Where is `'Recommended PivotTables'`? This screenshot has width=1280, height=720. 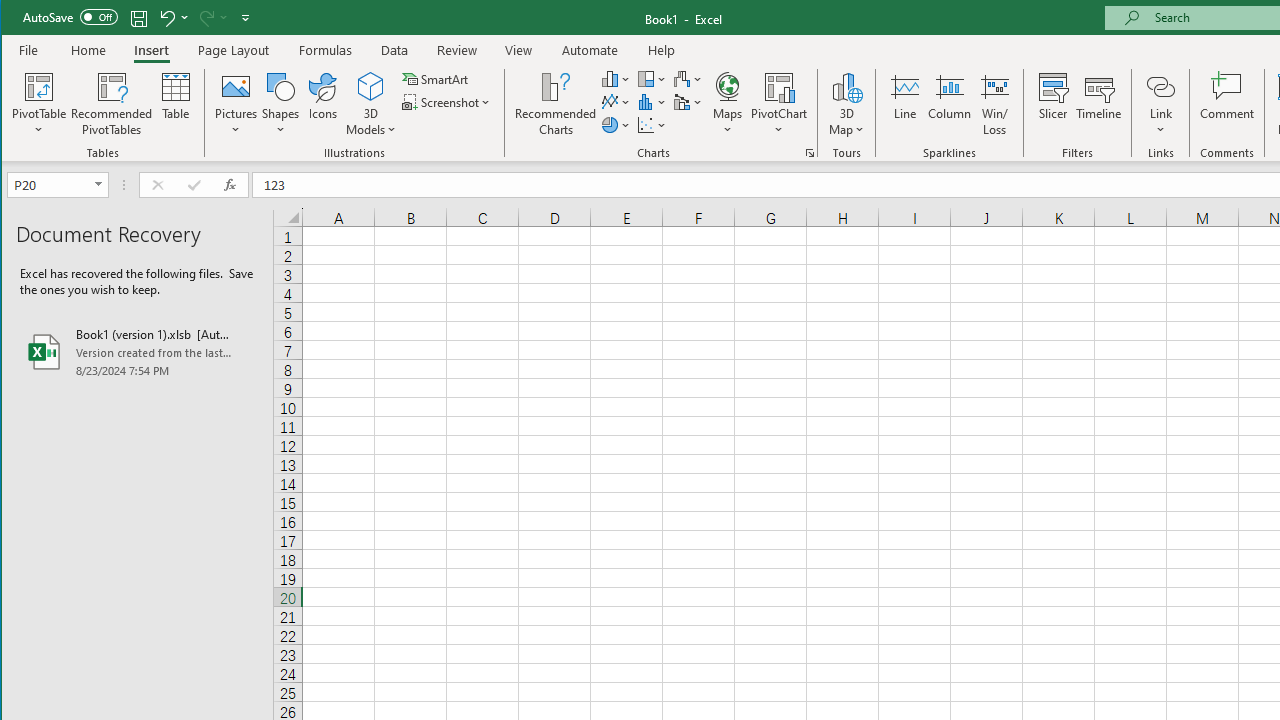 'Recommended PivotTables' is located at coordinates (111, 104).